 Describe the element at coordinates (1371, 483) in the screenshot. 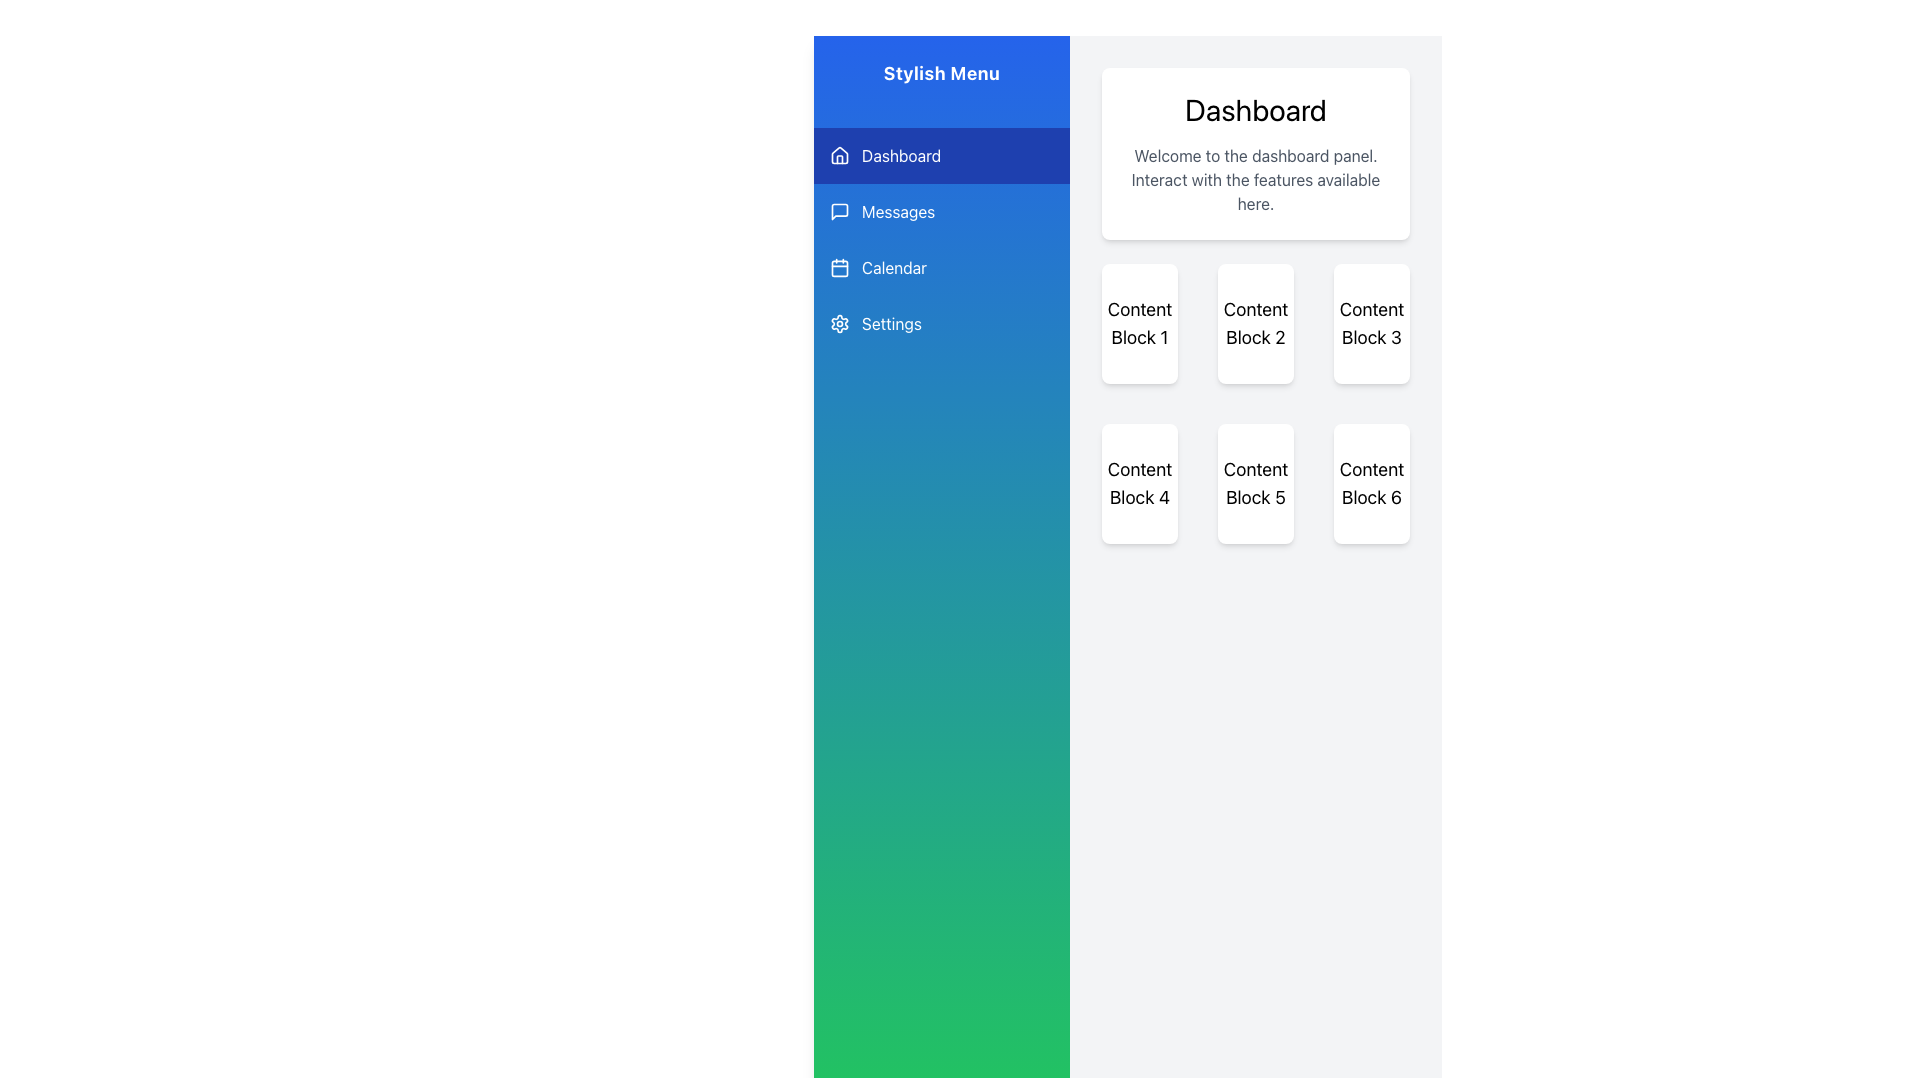

I see `the rectangular, white content block labeled 'Content Block 6' with rounded corners that is positioned in the middle-right region of the interface` at that location.